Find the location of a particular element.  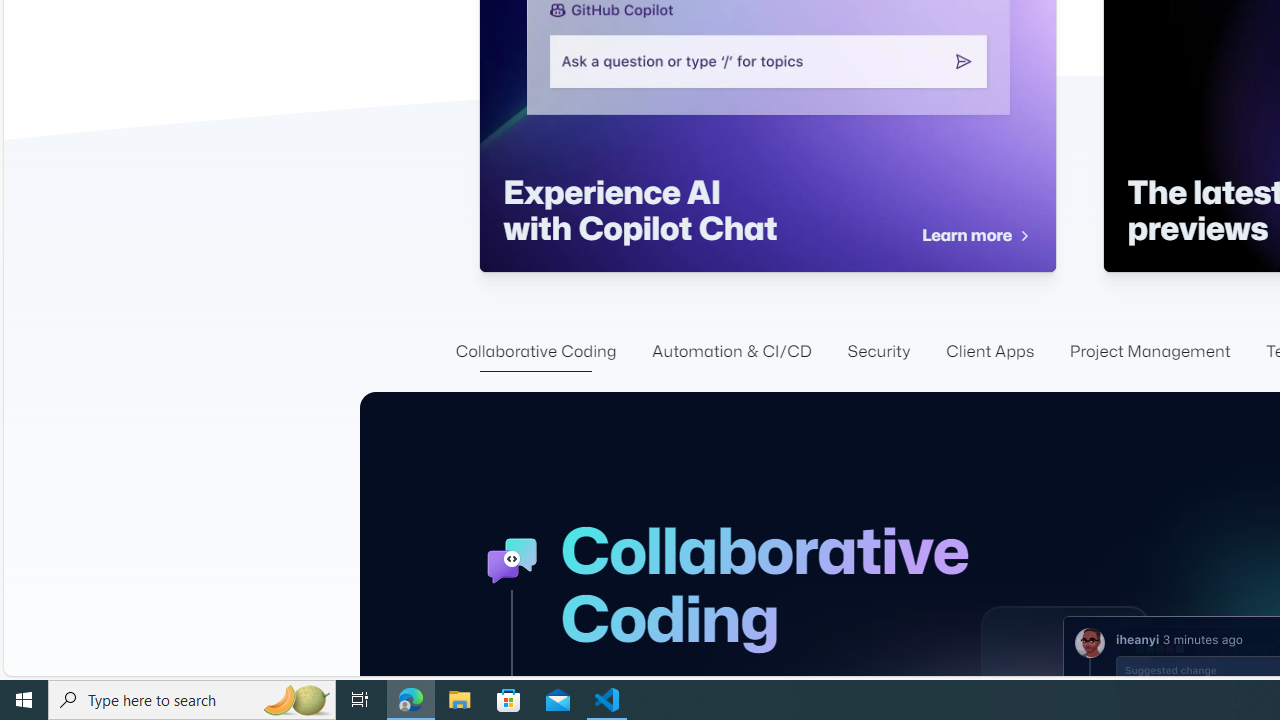

'Client Apps' is located at coordinates (990, 351).